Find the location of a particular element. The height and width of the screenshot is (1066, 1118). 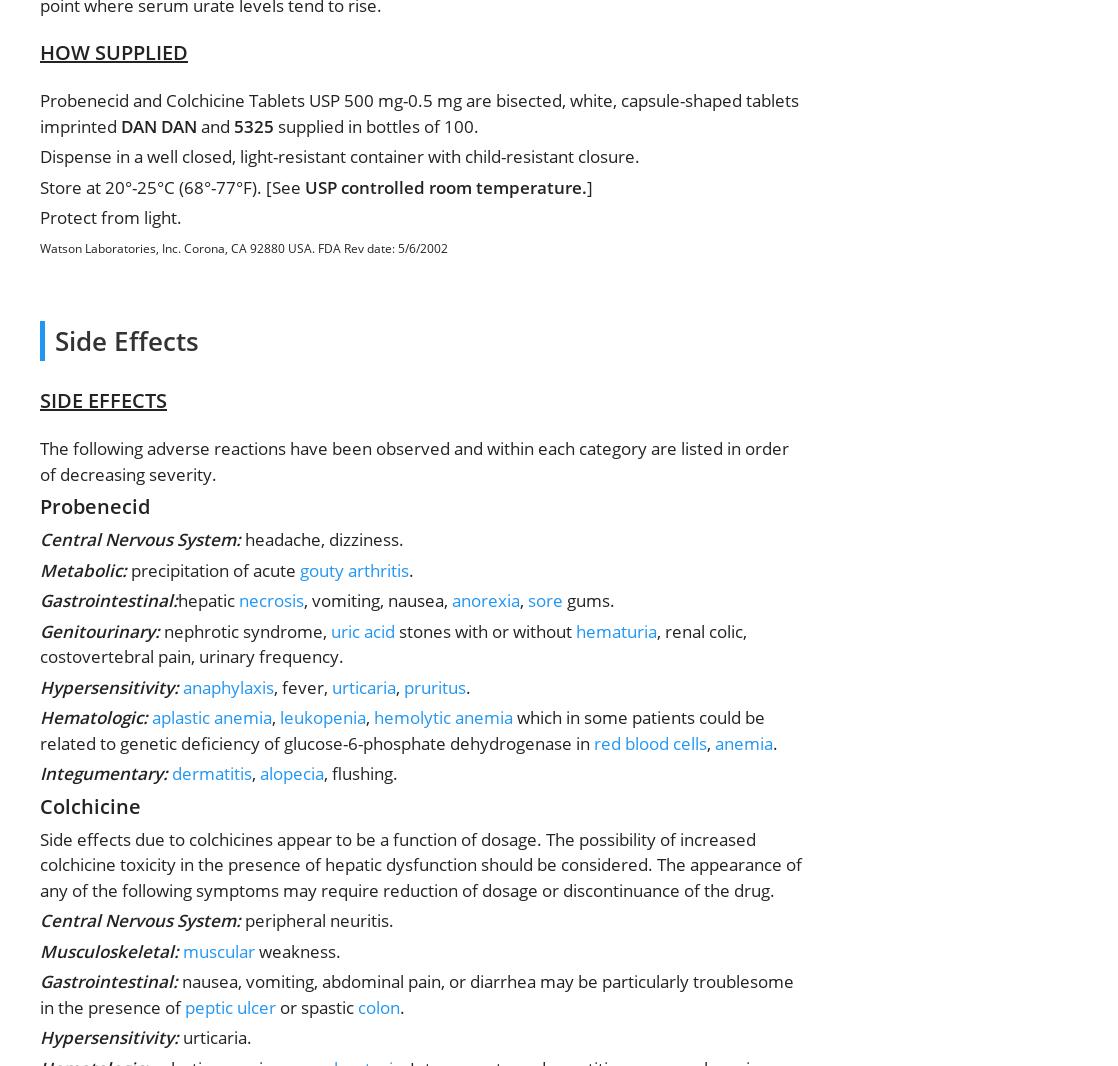

'gums.' is located at coordinates (588, 599).